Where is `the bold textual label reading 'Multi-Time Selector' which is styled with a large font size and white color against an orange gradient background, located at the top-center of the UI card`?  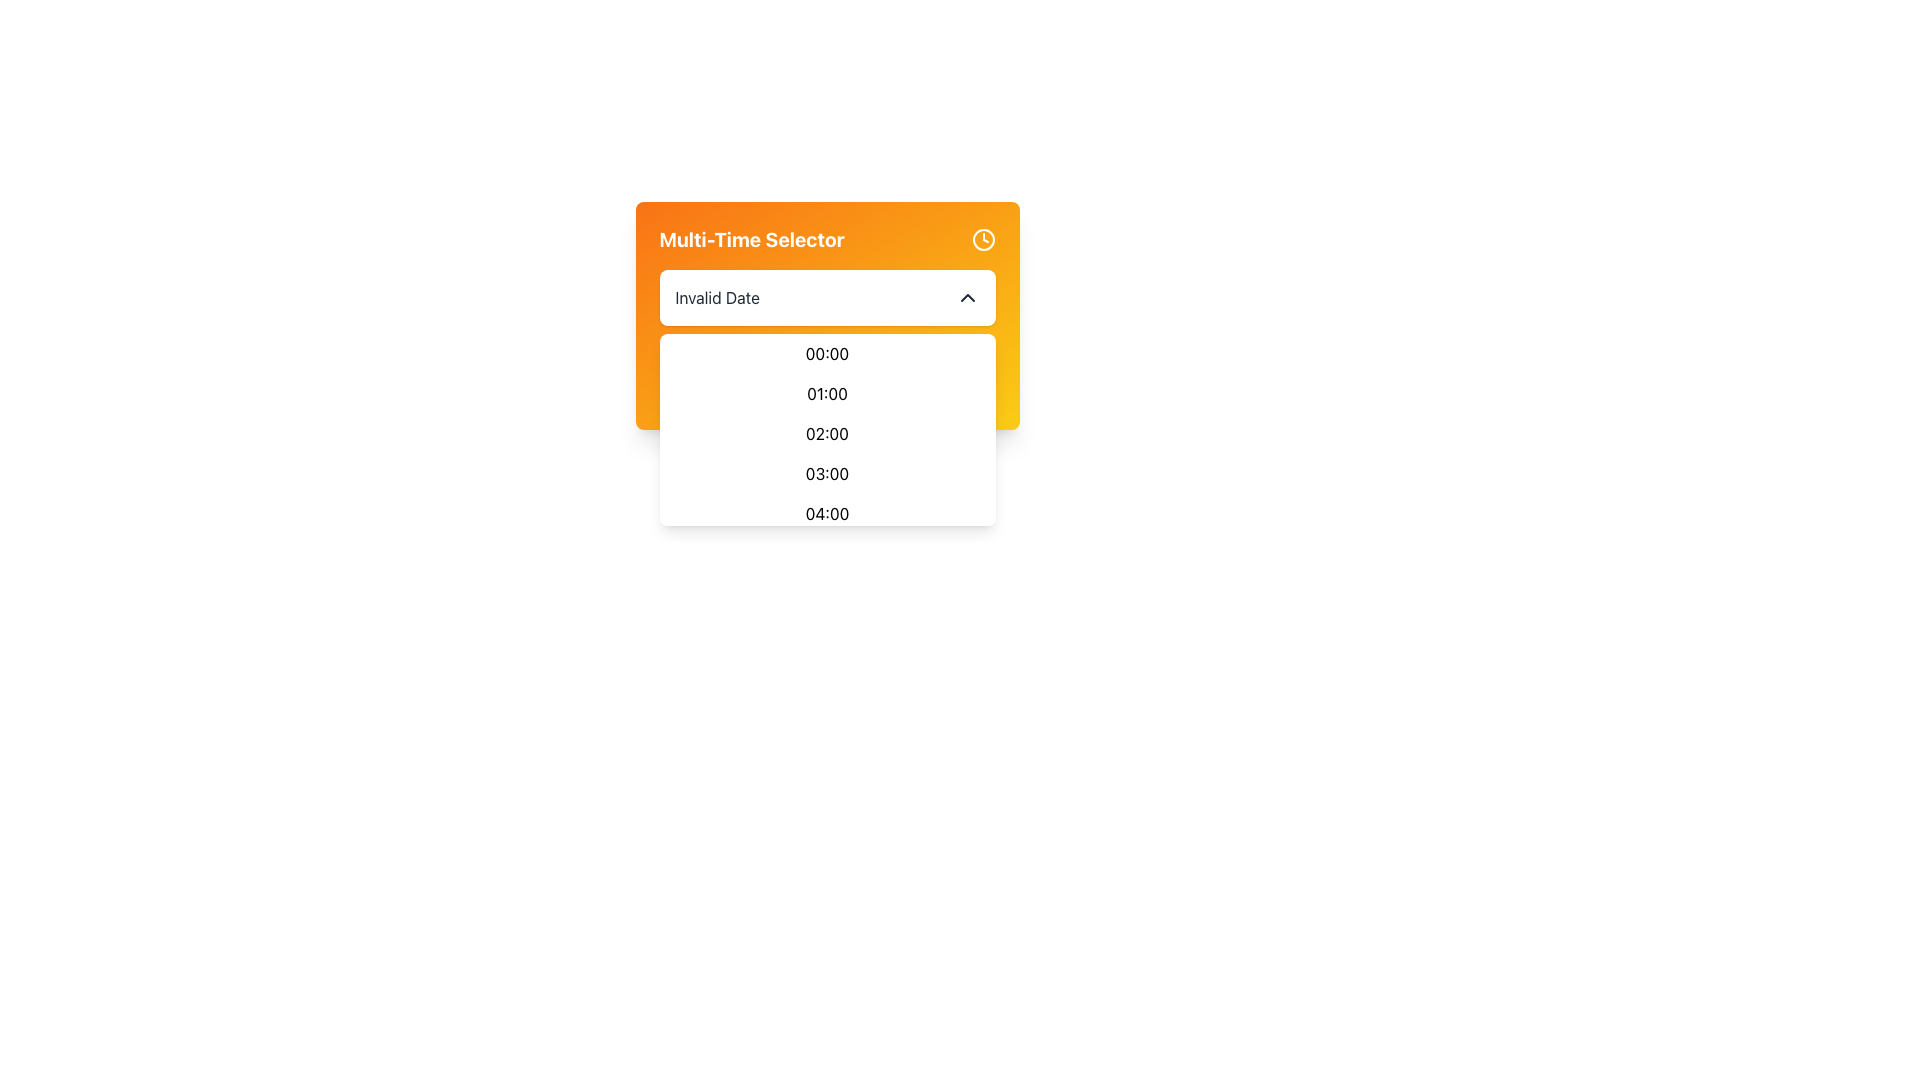
the bold textual label reading 'Multi-Time Selector' which is styled with a large font size and white color against an orange gradient background, located at the top-center of the UI card is located at coordinates (751, 238).